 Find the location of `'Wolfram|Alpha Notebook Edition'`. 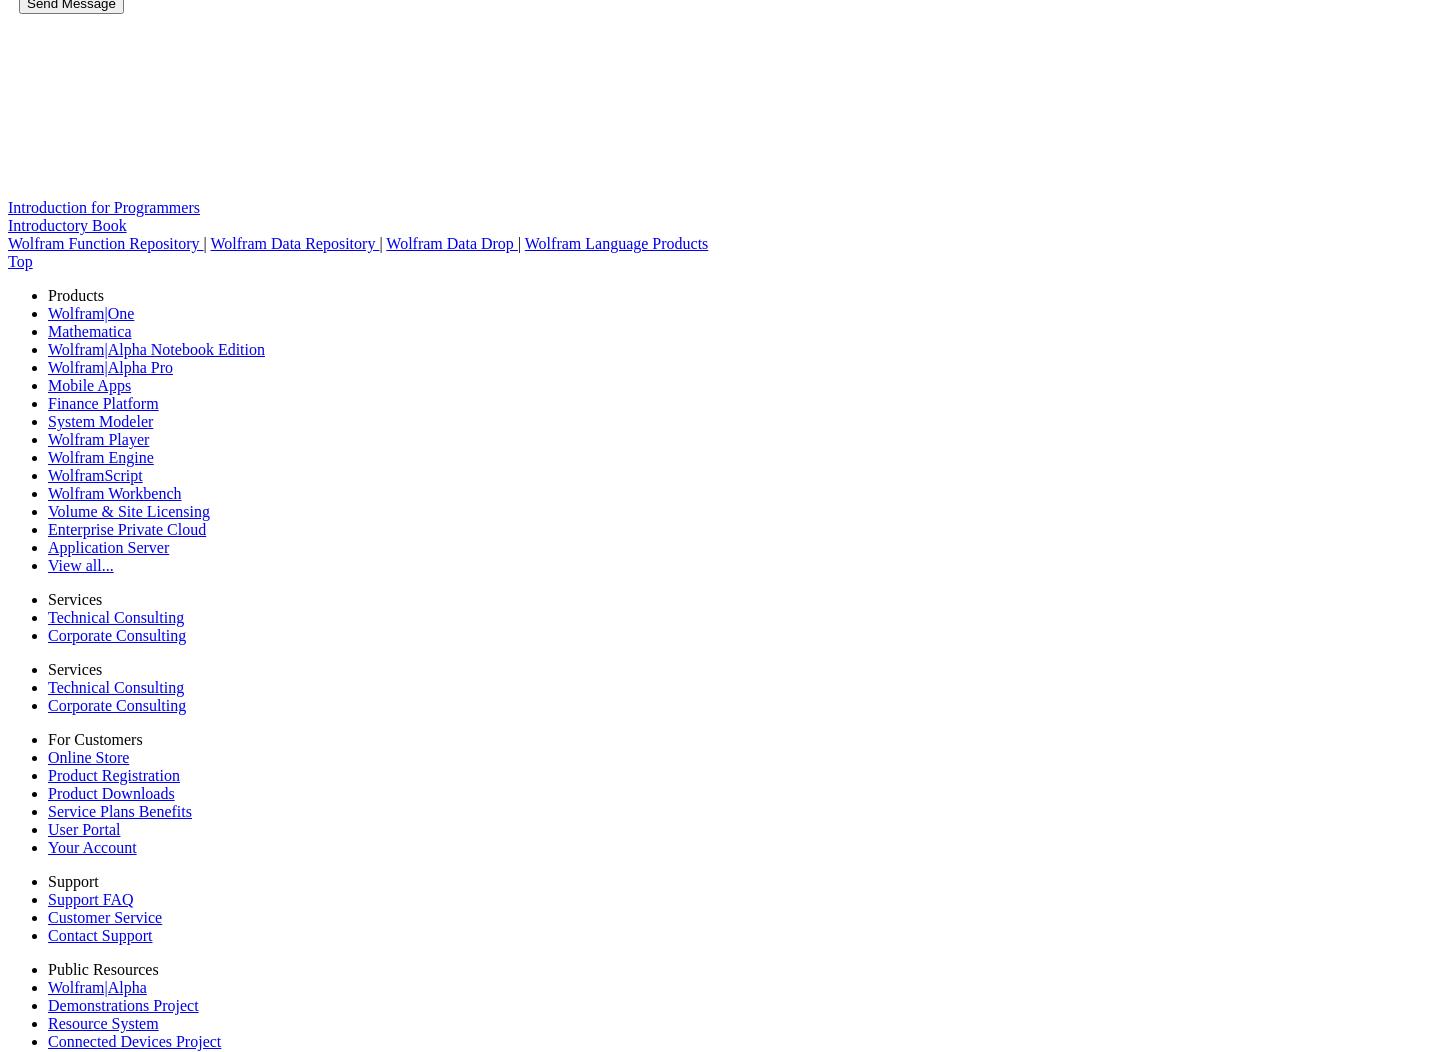

'Wolfram|Alpha Notebook Edition' is located at coordinates (154, 348).